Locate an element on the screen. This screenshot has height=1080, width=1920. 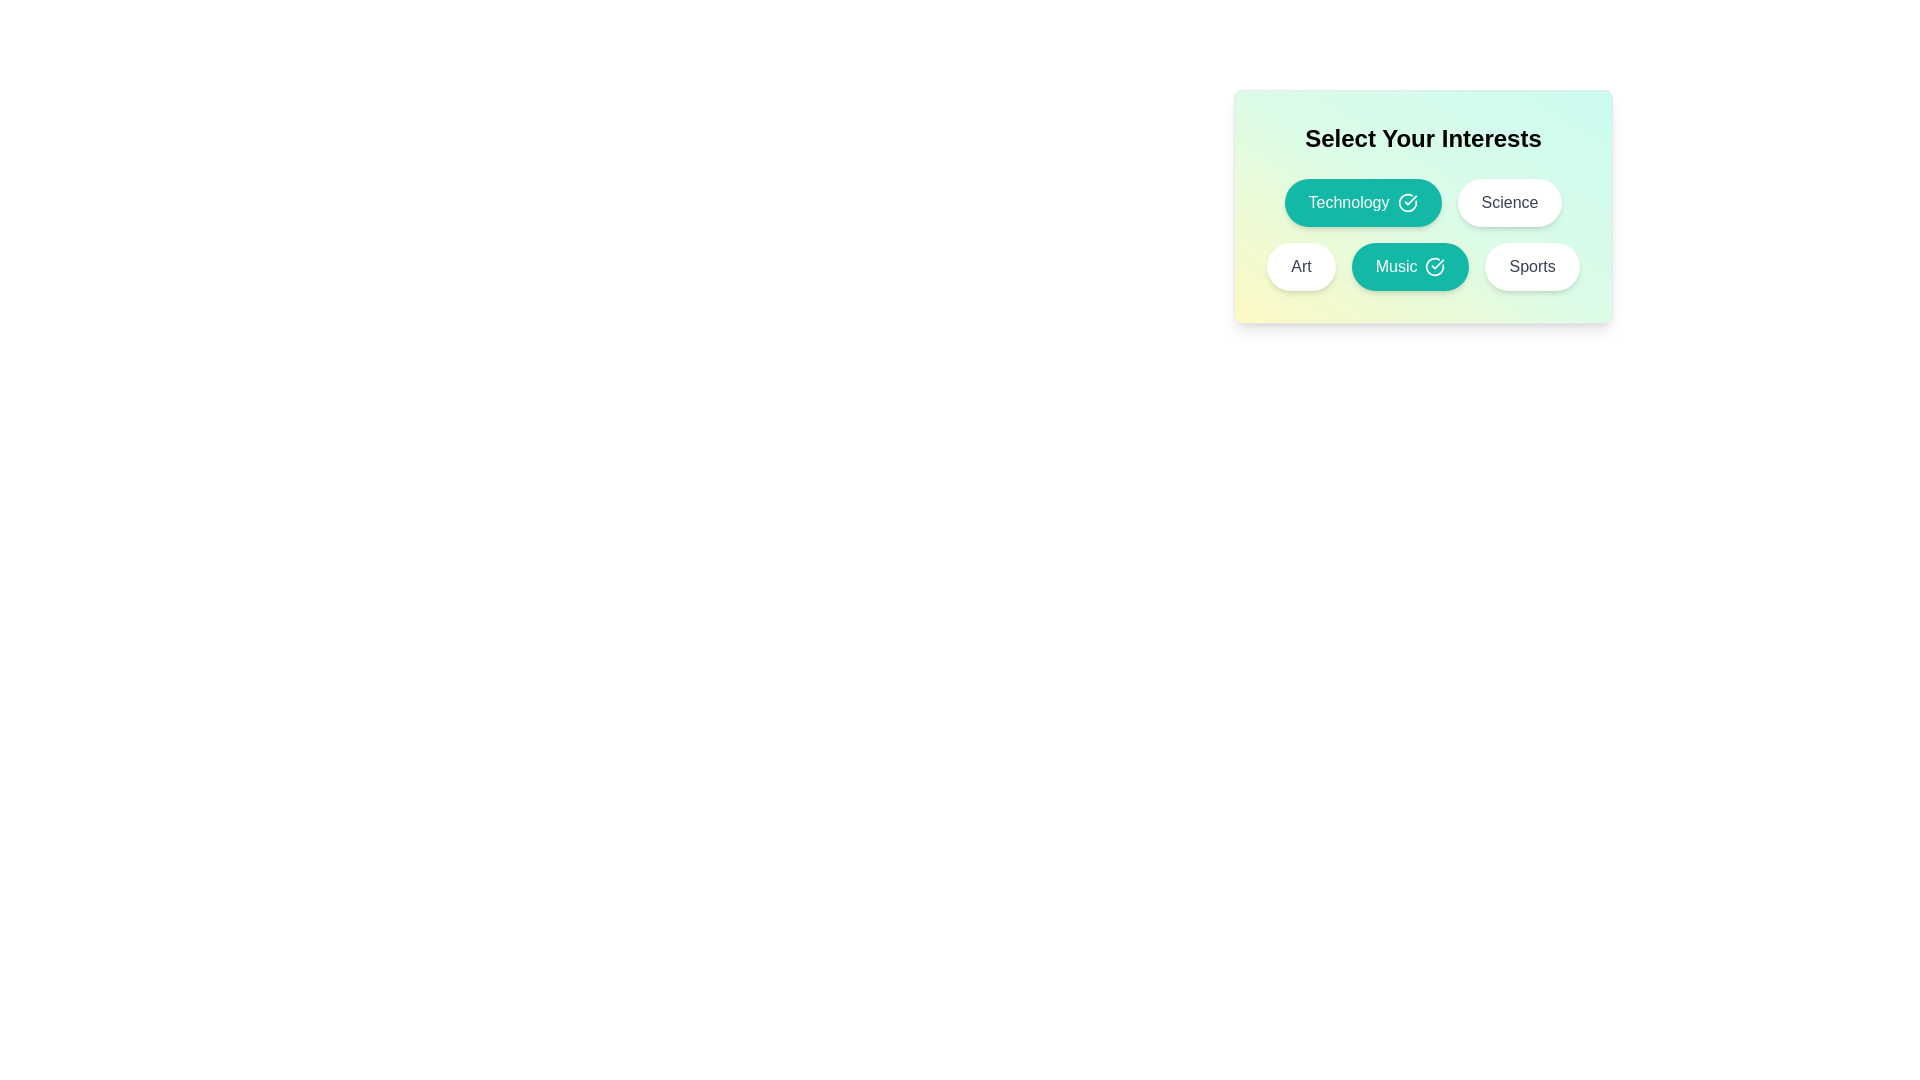
the interest tag labeled Science is located at coordinates (1509, 203).